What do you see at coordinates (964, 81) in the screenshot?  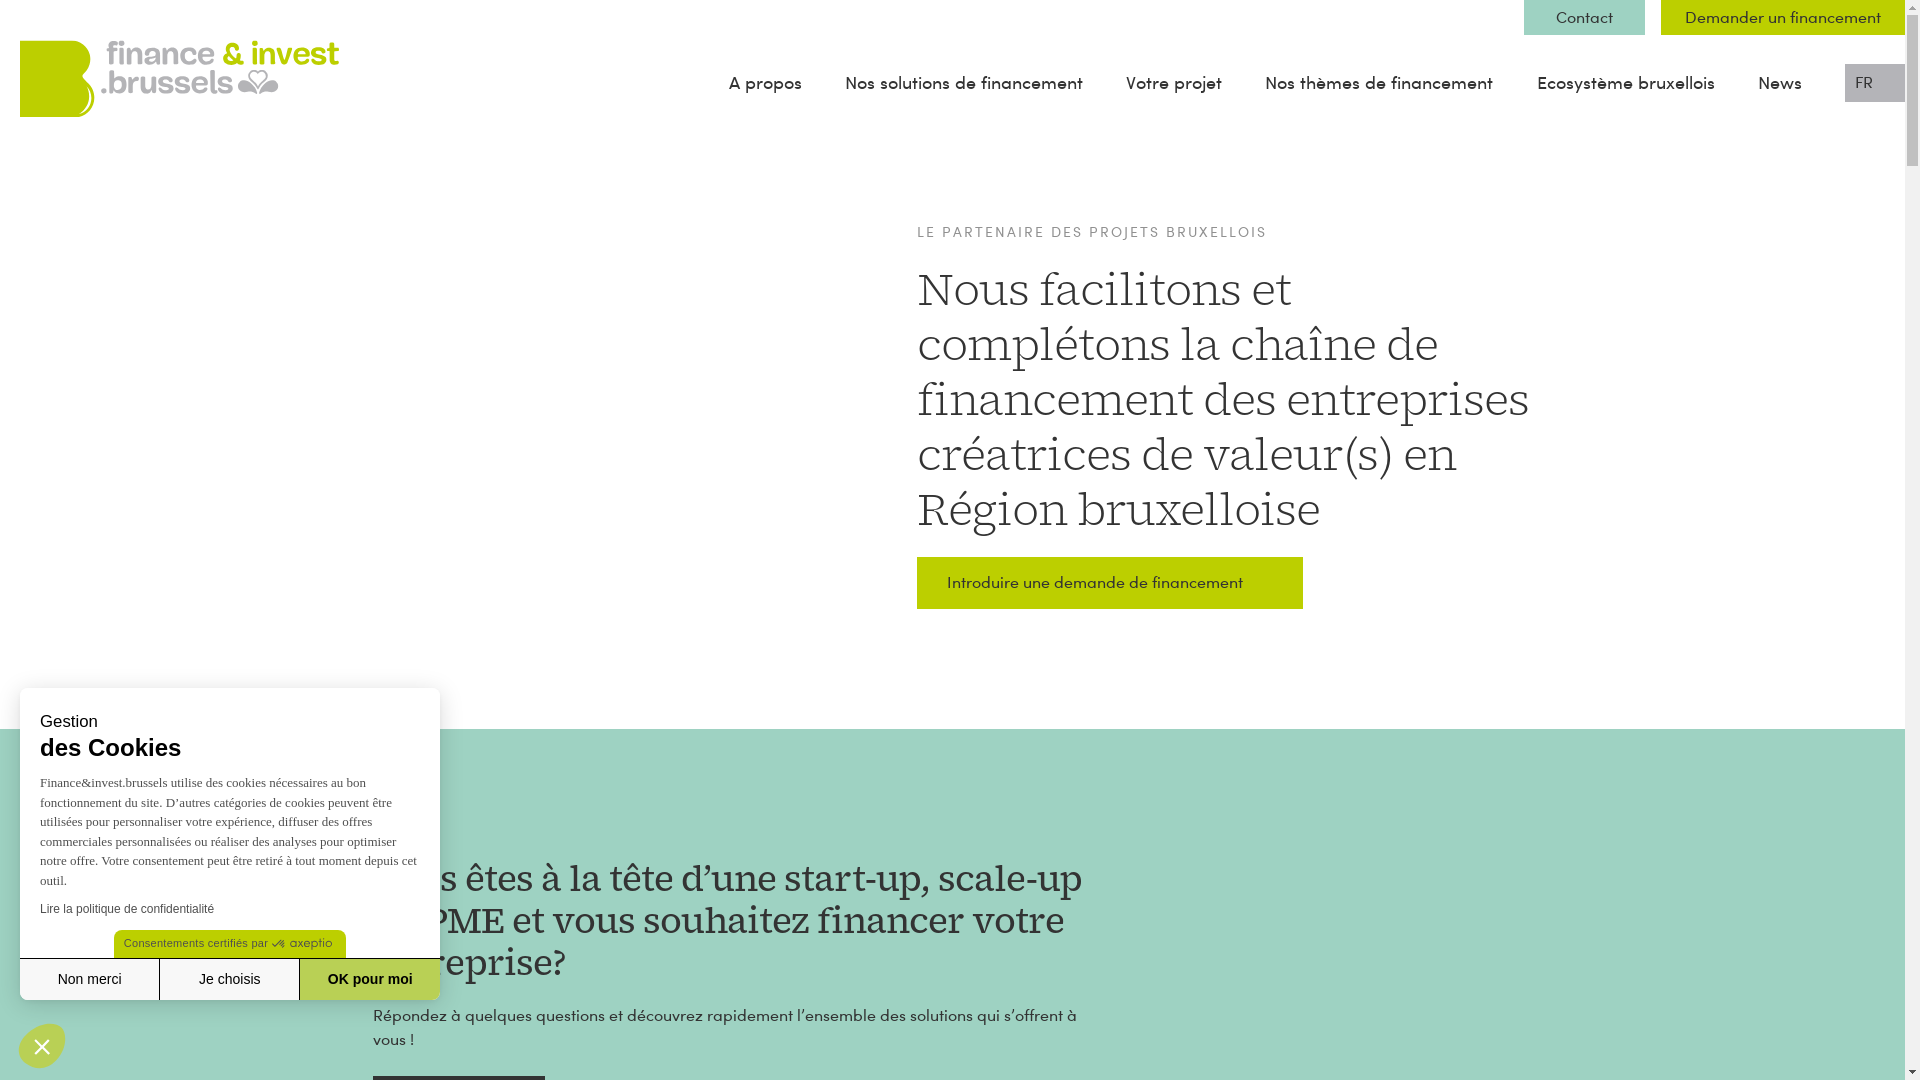 I see `'Nos solutions de financement'` at bounding box center [964, 81].